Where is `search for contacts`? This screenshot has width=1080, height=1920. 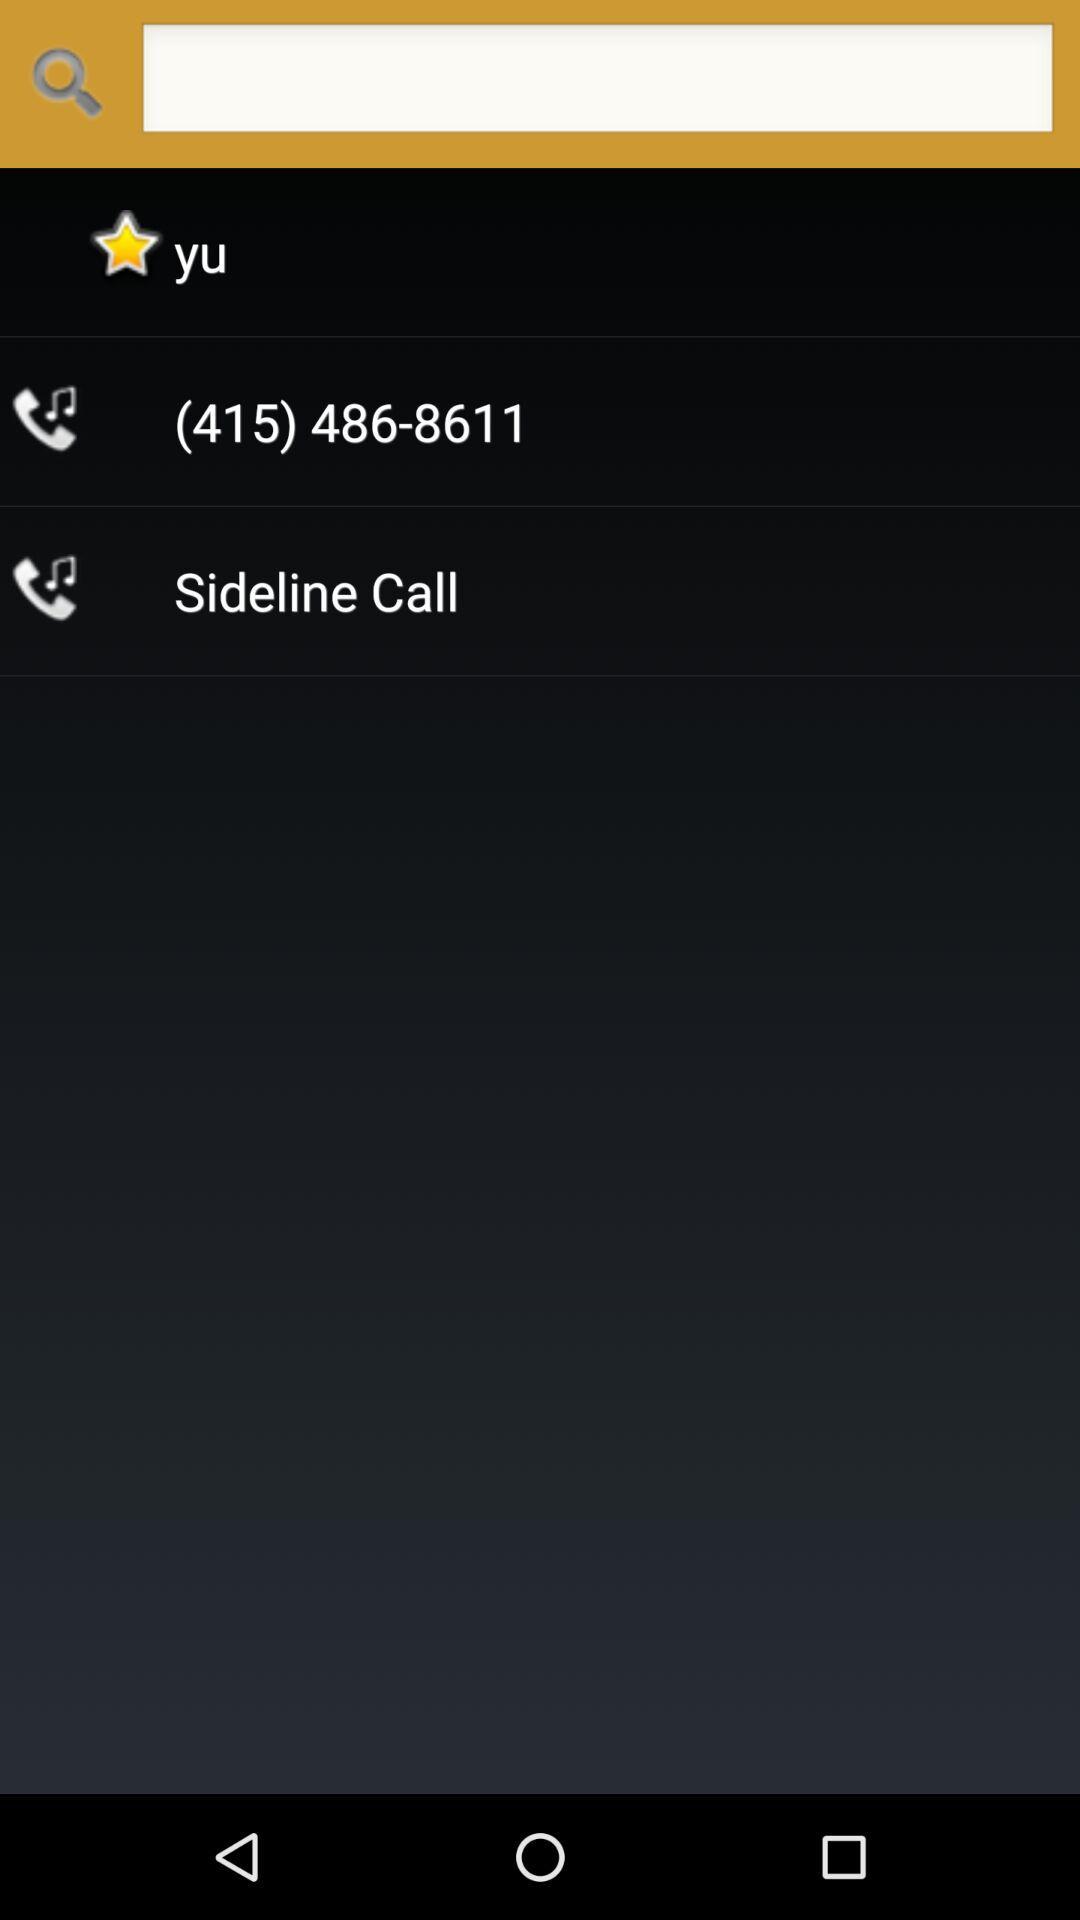
search for contacts is located at coordinates (596, 83).